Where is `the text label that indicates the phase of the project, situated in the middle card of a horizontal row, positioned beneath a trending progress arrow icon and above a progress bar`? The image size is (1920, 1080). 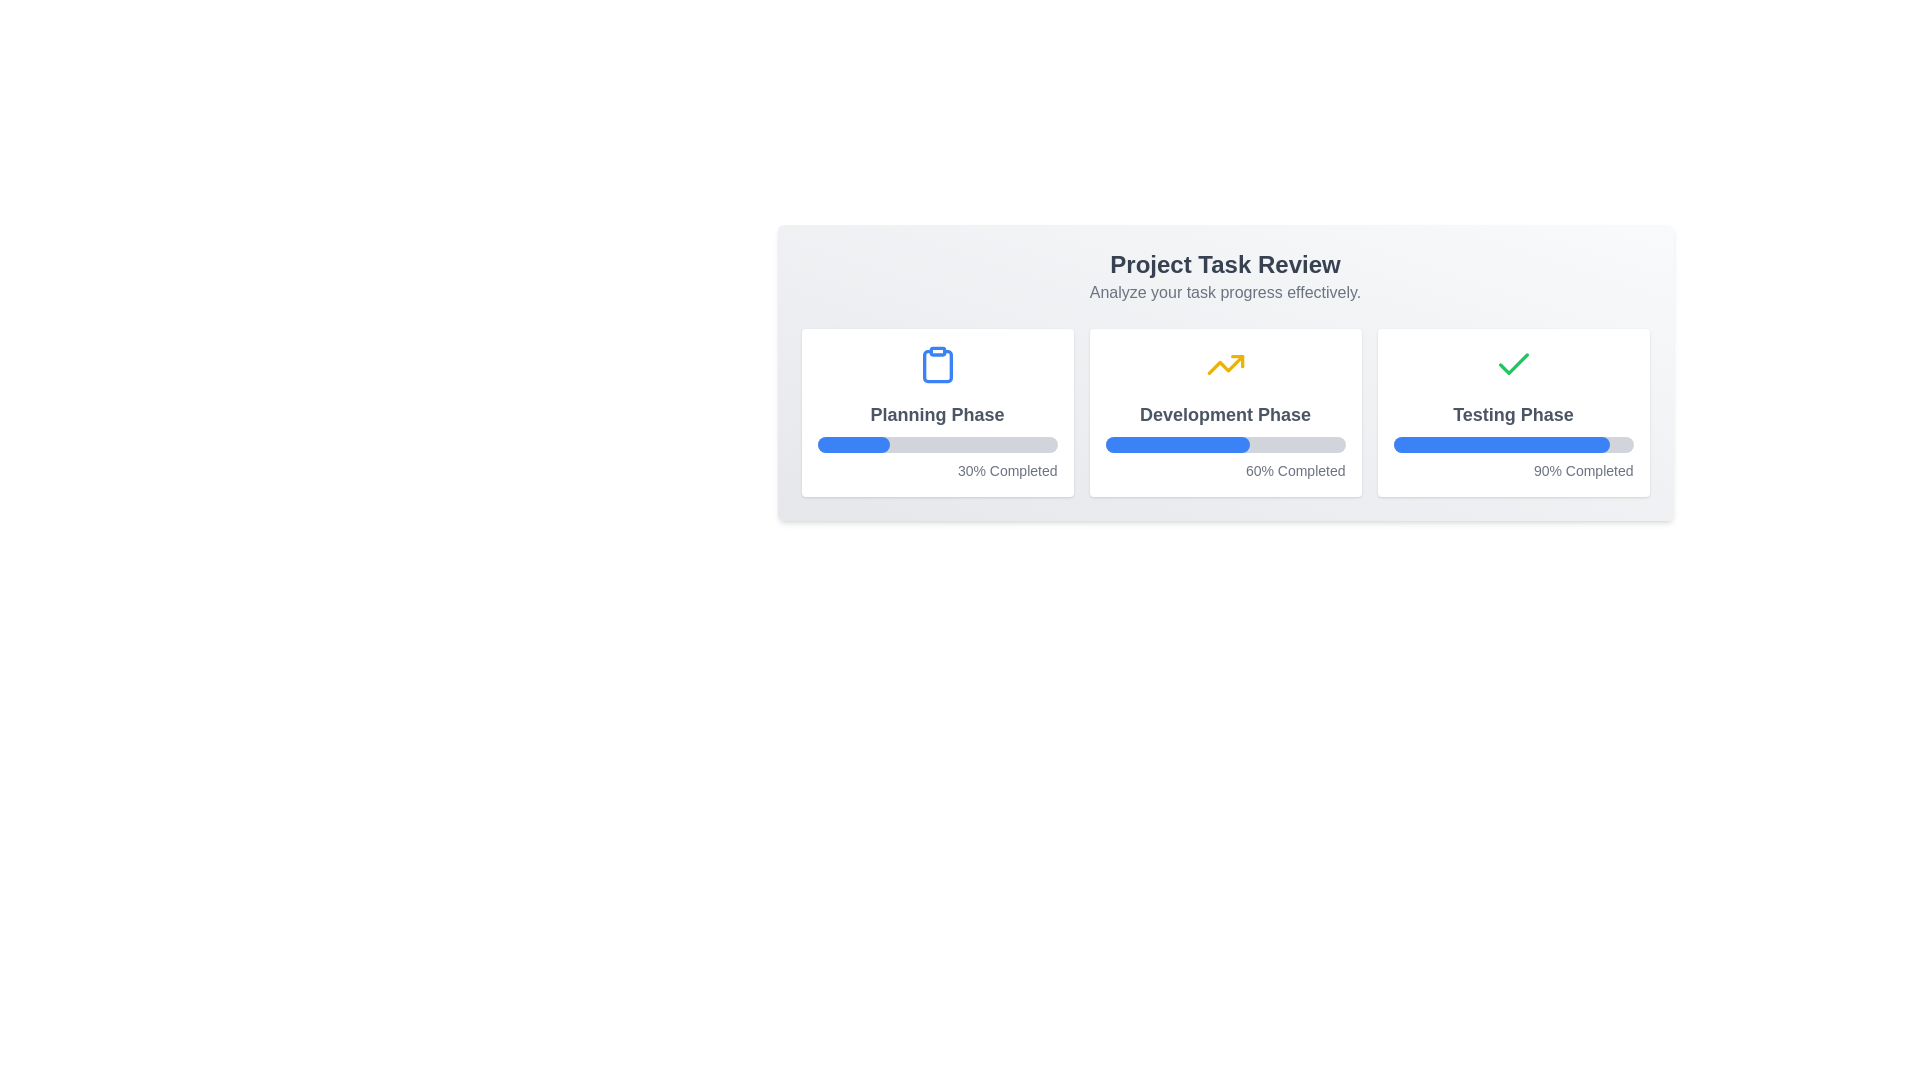 the text label that indicates the phase of the project, situated in the middle card of a horizontal row, positioned beneath a trending progress arrow icon and above a progress bar is located at coordinates (1224, 414).